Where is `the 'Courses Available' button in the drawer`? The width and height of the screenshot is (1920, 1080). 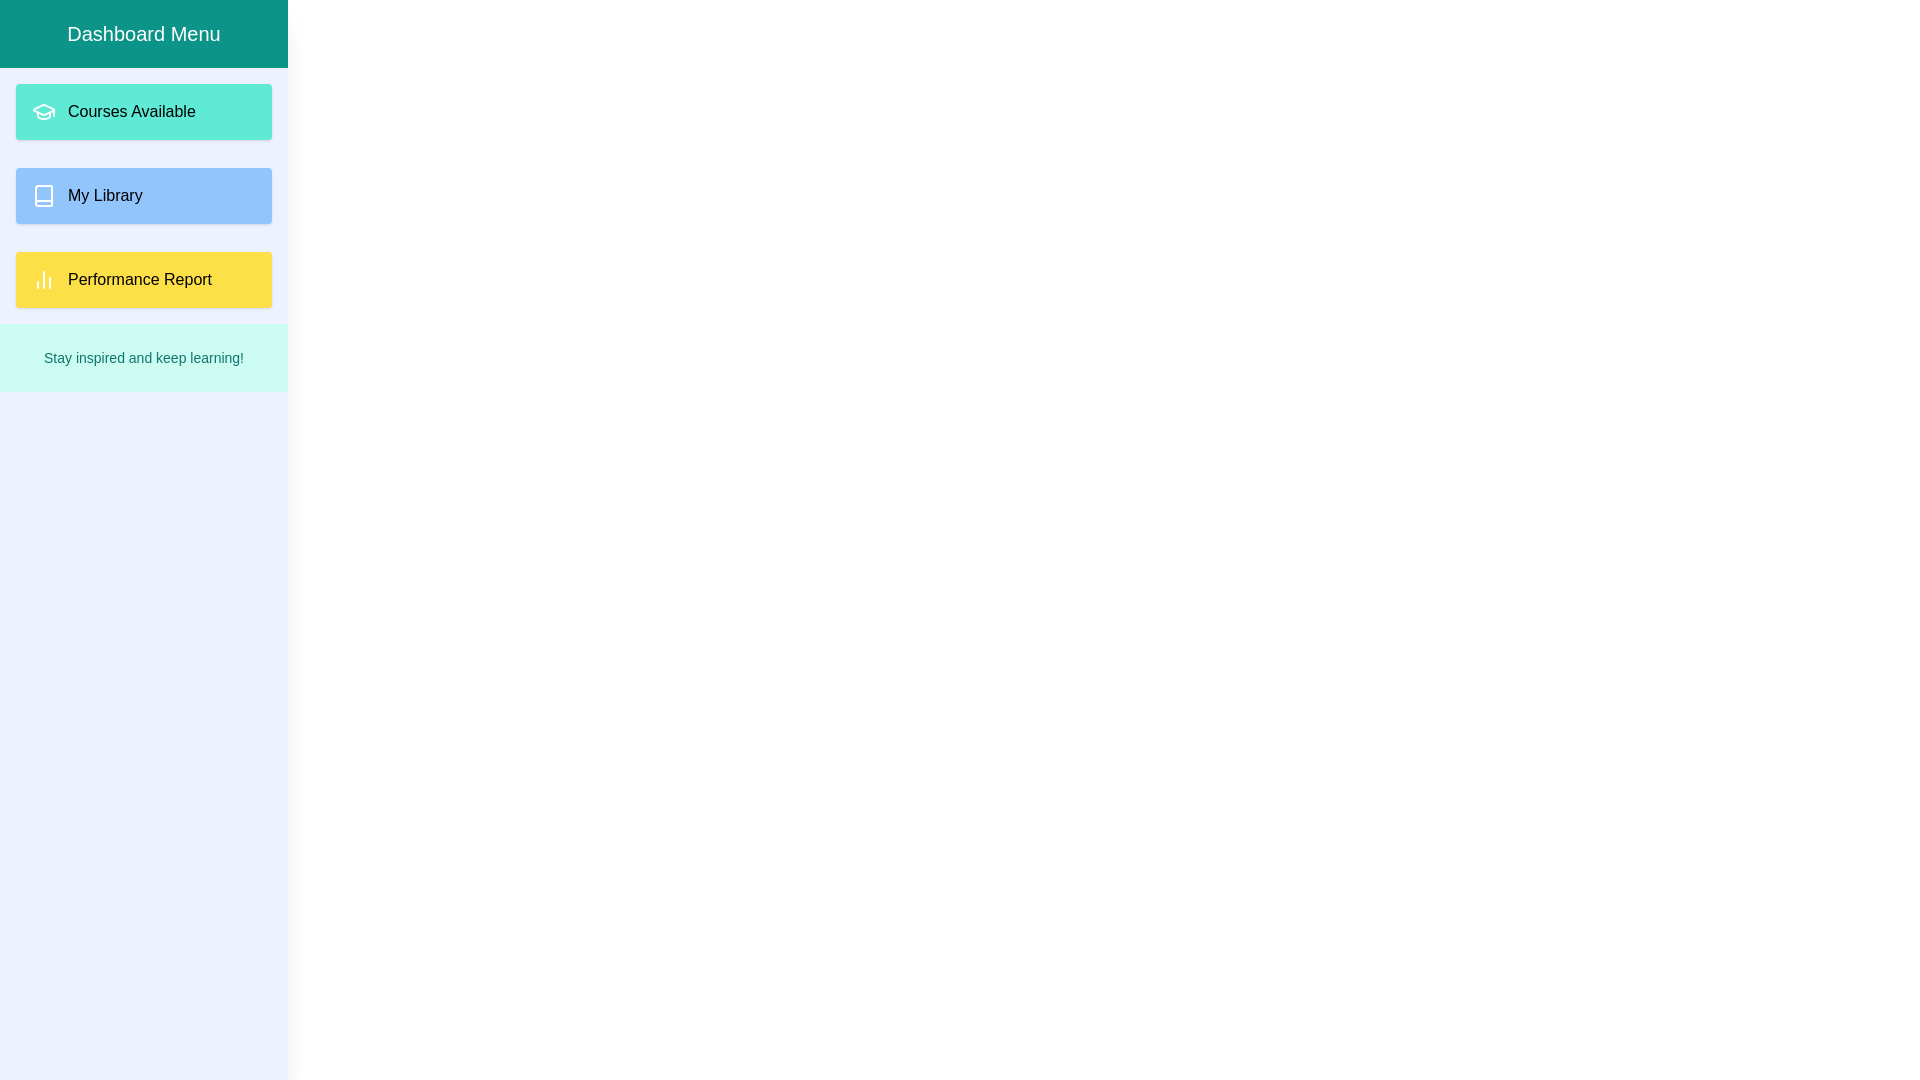 the 'Courses Available' button in the drawer is located at coordinates (143, 111).